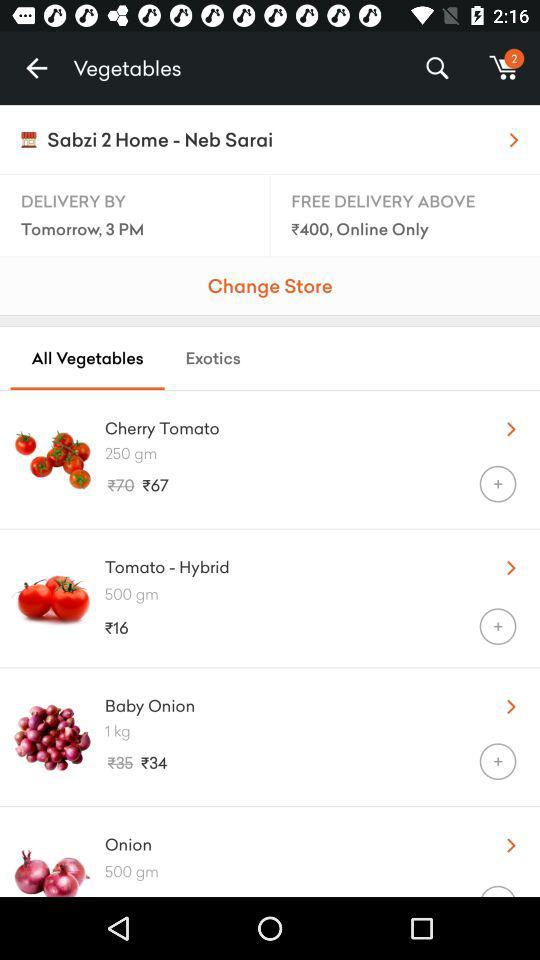 This screenshot has height=960, width=540. Describe the element at coordinates (436, 68) in the screenshot. I see `% item` at that location.